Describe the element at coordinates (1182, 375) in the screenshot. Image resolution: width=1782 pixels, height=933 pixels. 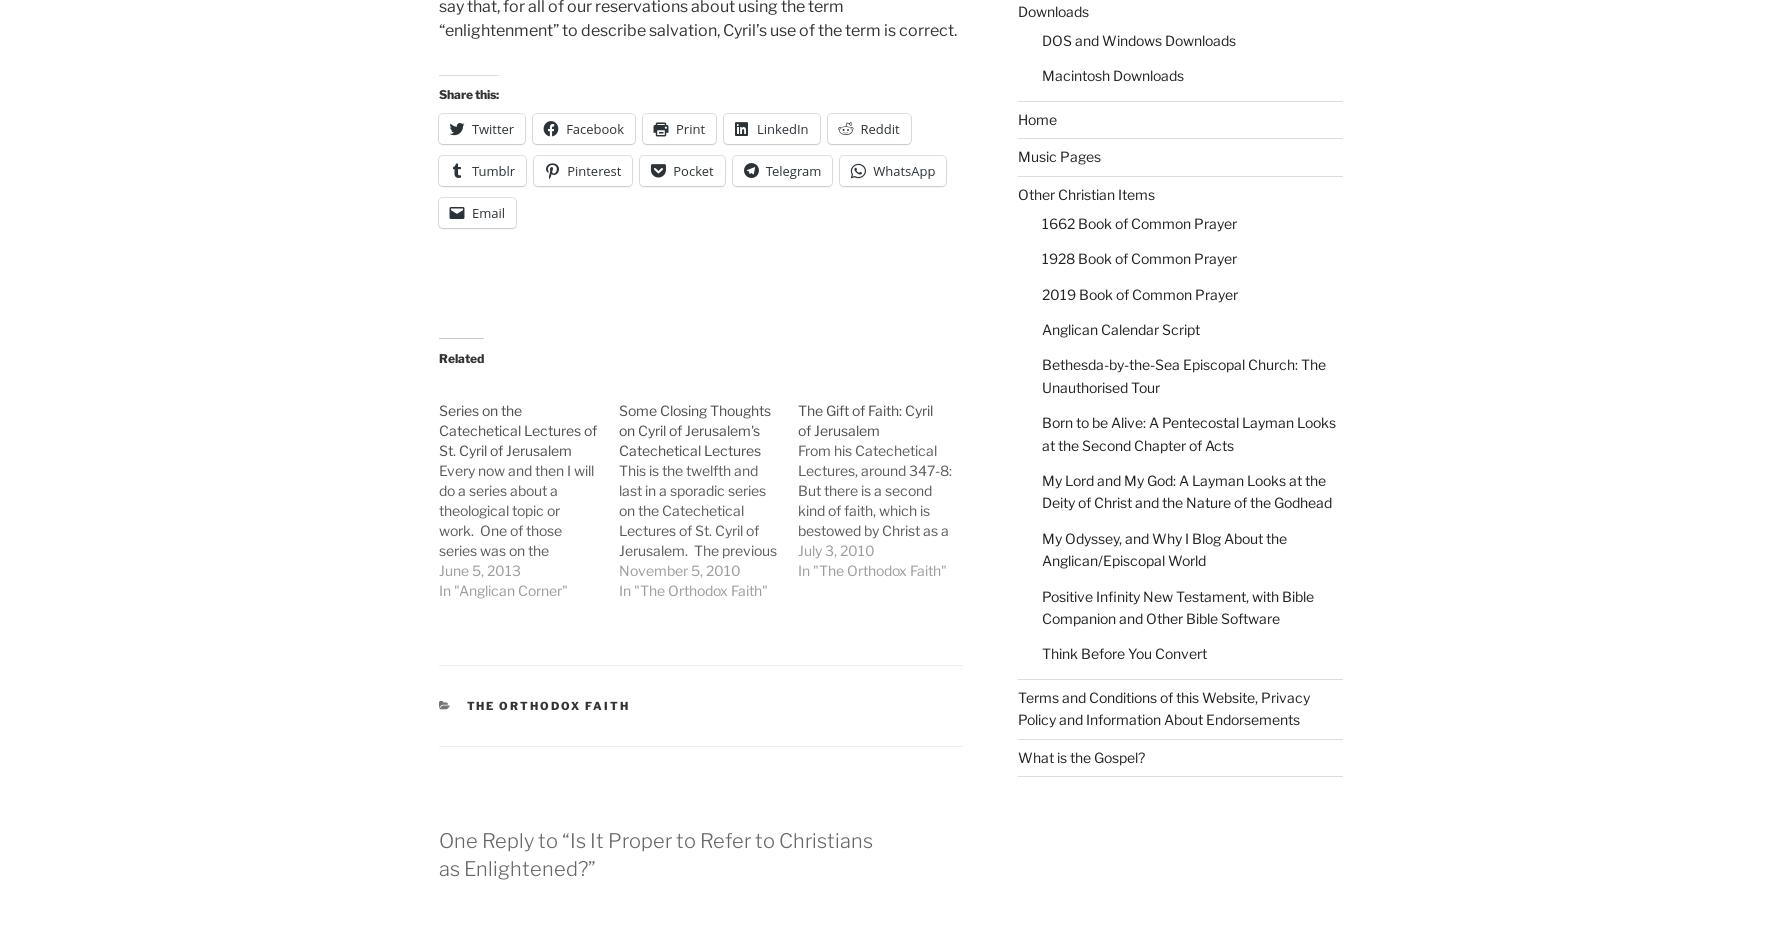
I see `'Bethesda-by-the-Sea Episcopal Church: The Unauthorised Tour'` at that location.